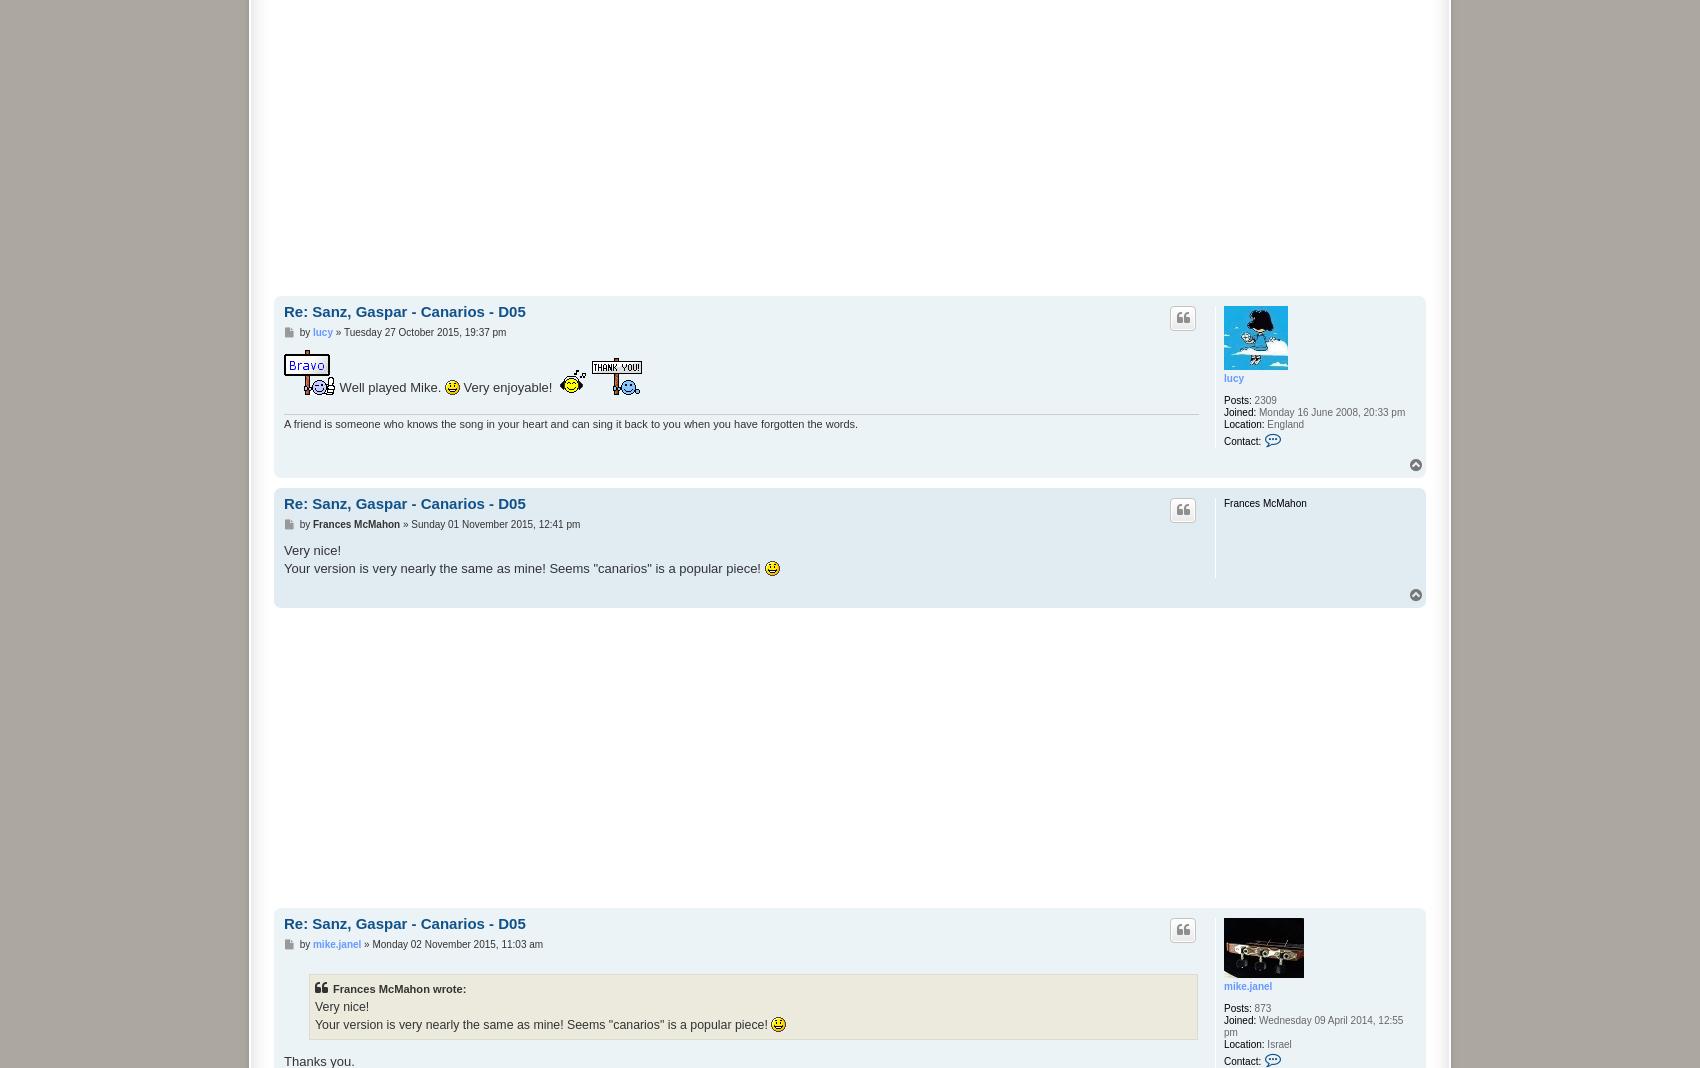  I want to click on 'Well played Mike.', so click(388, 385).